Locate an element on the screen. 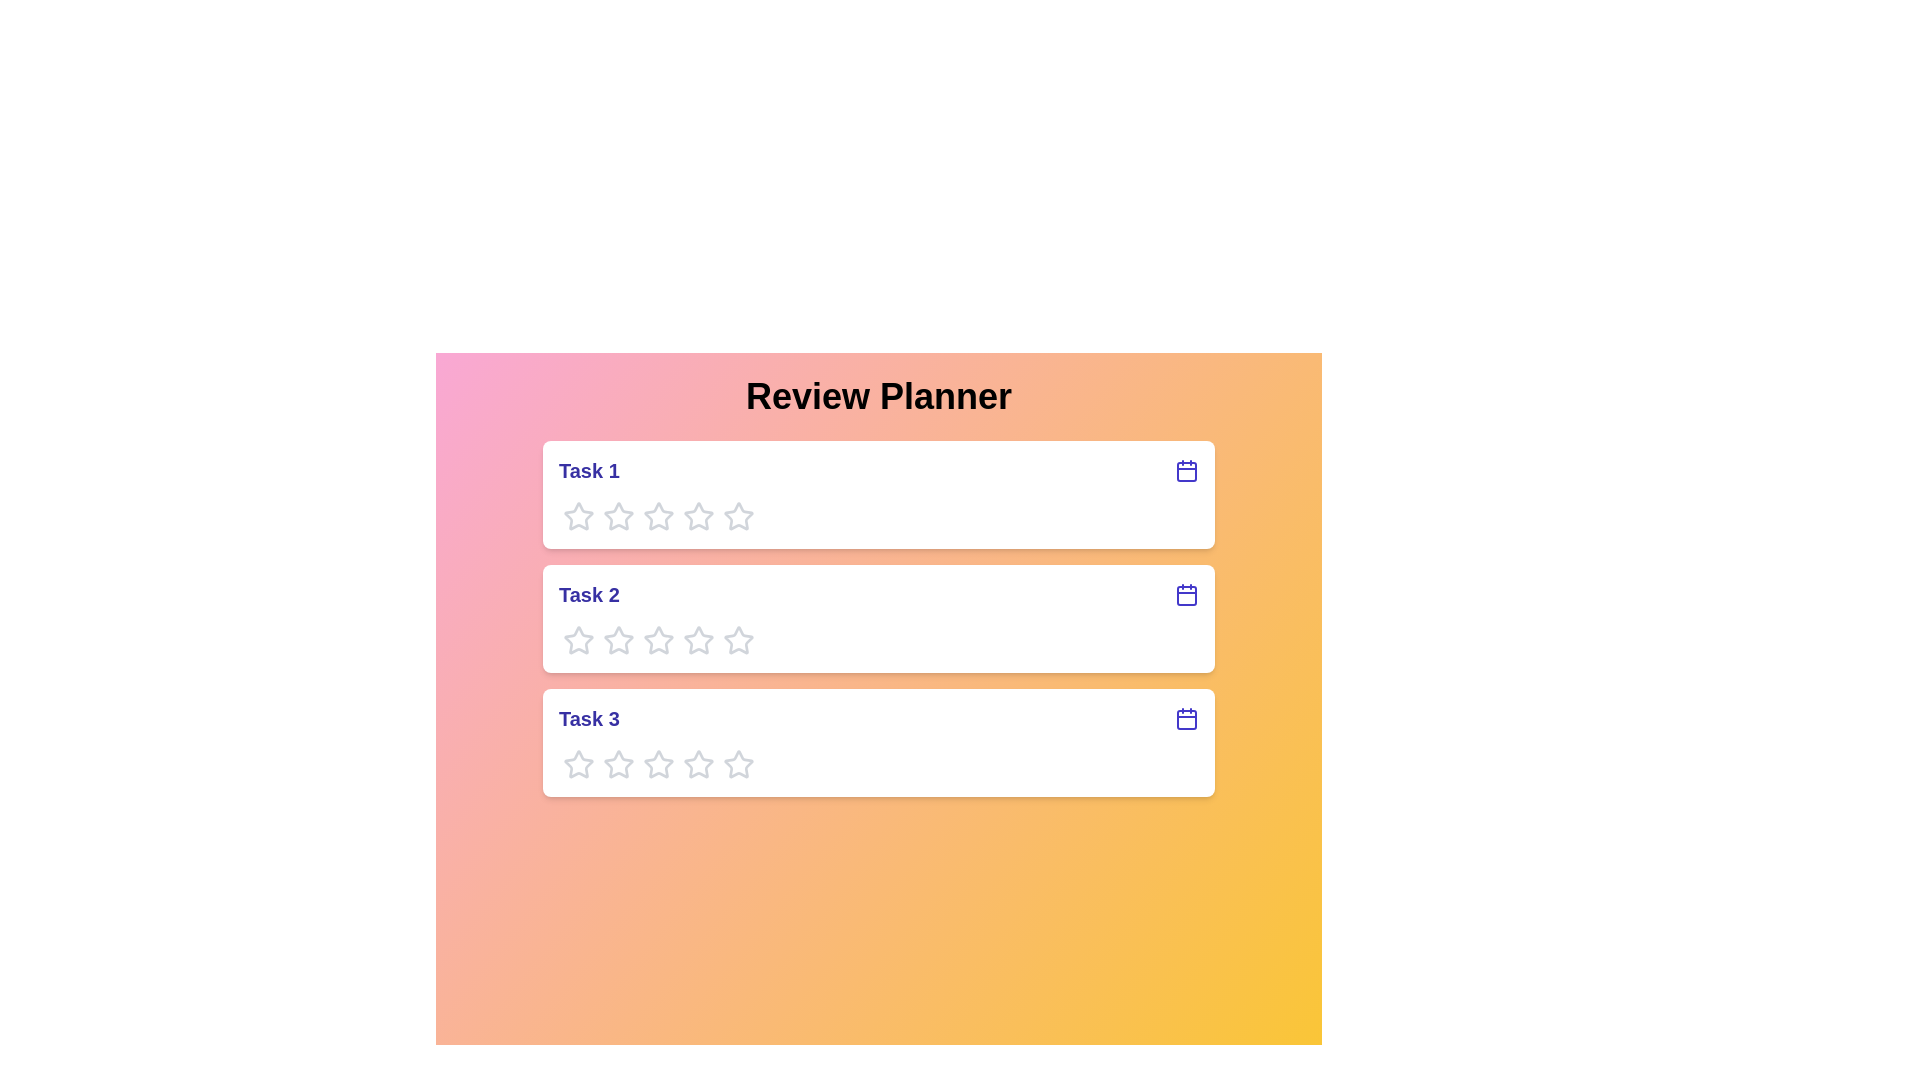 The width and height of the screenshot is (1920, 1080). the calendar icon for Task 1 is located at coordinates (1186, 470).